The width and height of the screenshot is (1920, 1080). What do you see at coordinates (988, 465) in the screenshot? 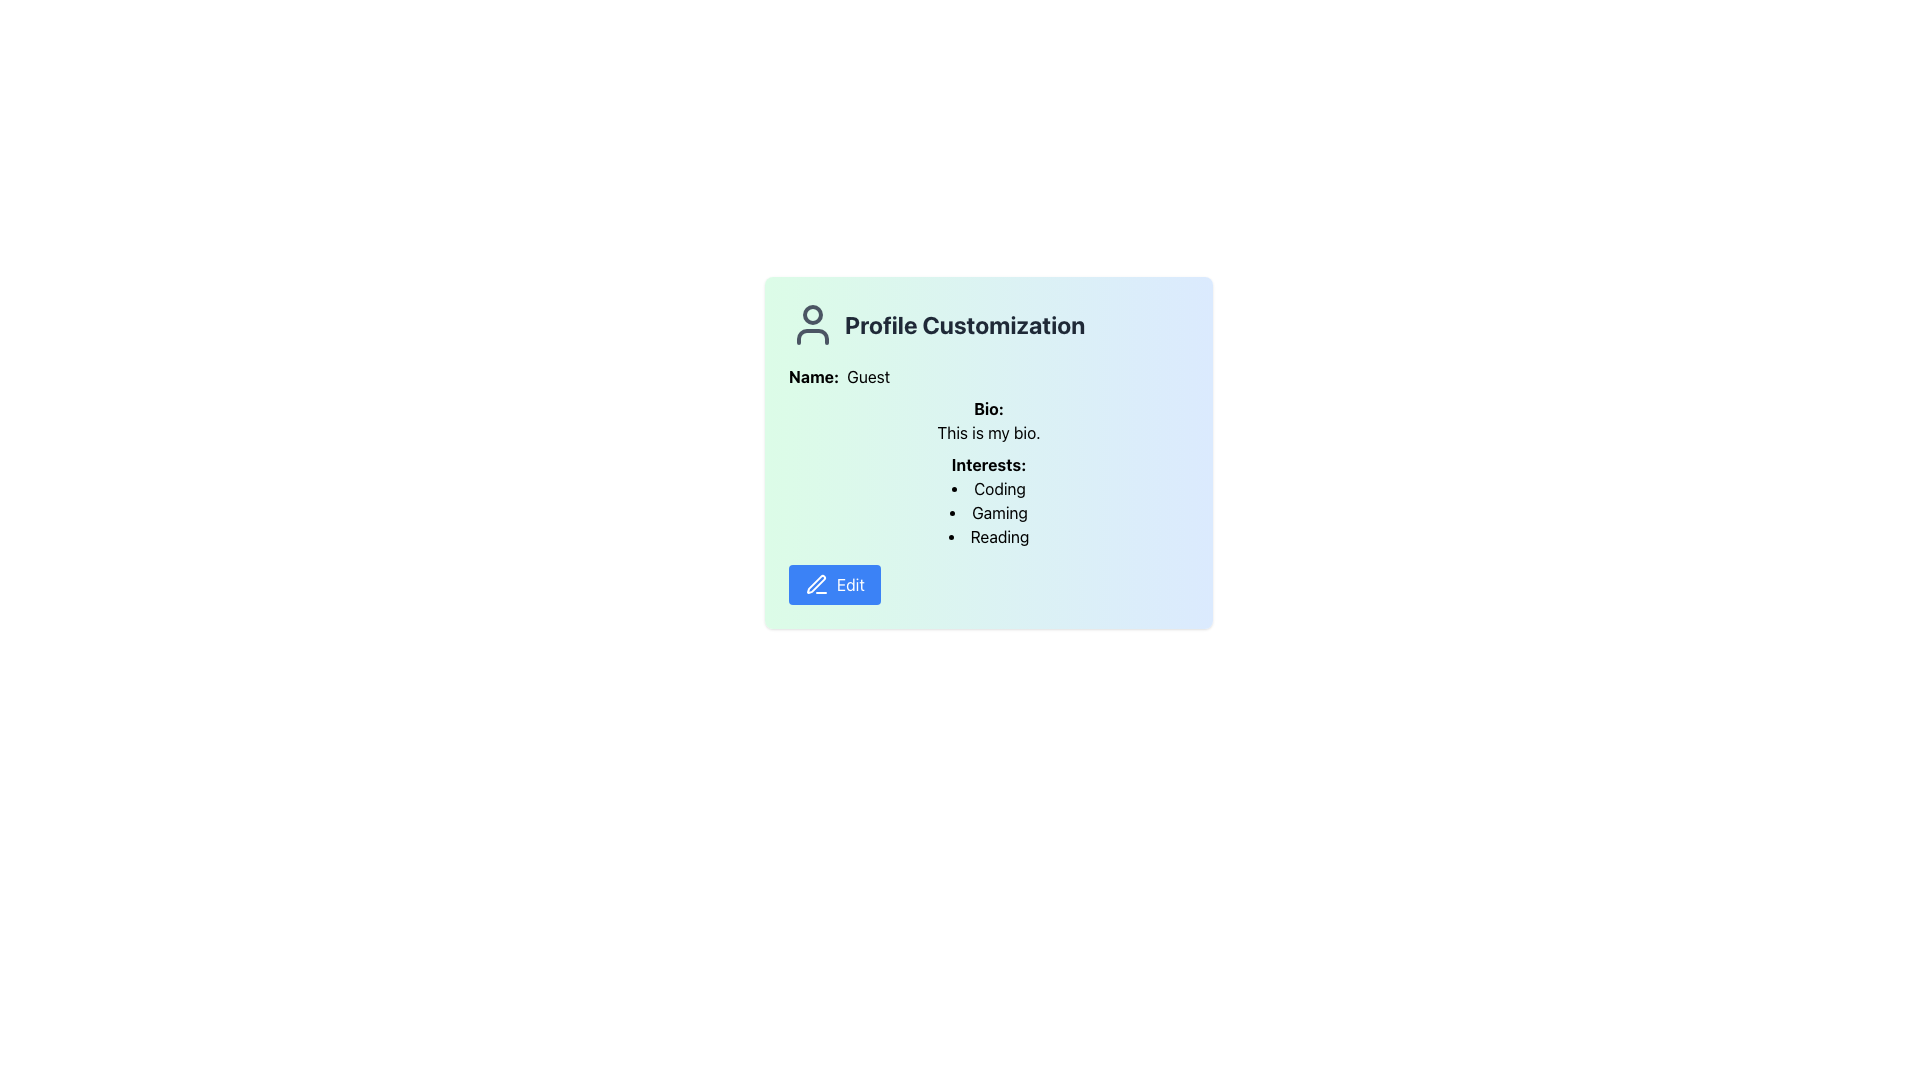
I see `the text label displaying 'Interests:' which is styled in bold font and positioned to the left of the bullet-point list containing 'Coding', 'Gaming', and 'Reading'` at bounding box center [988, 465].